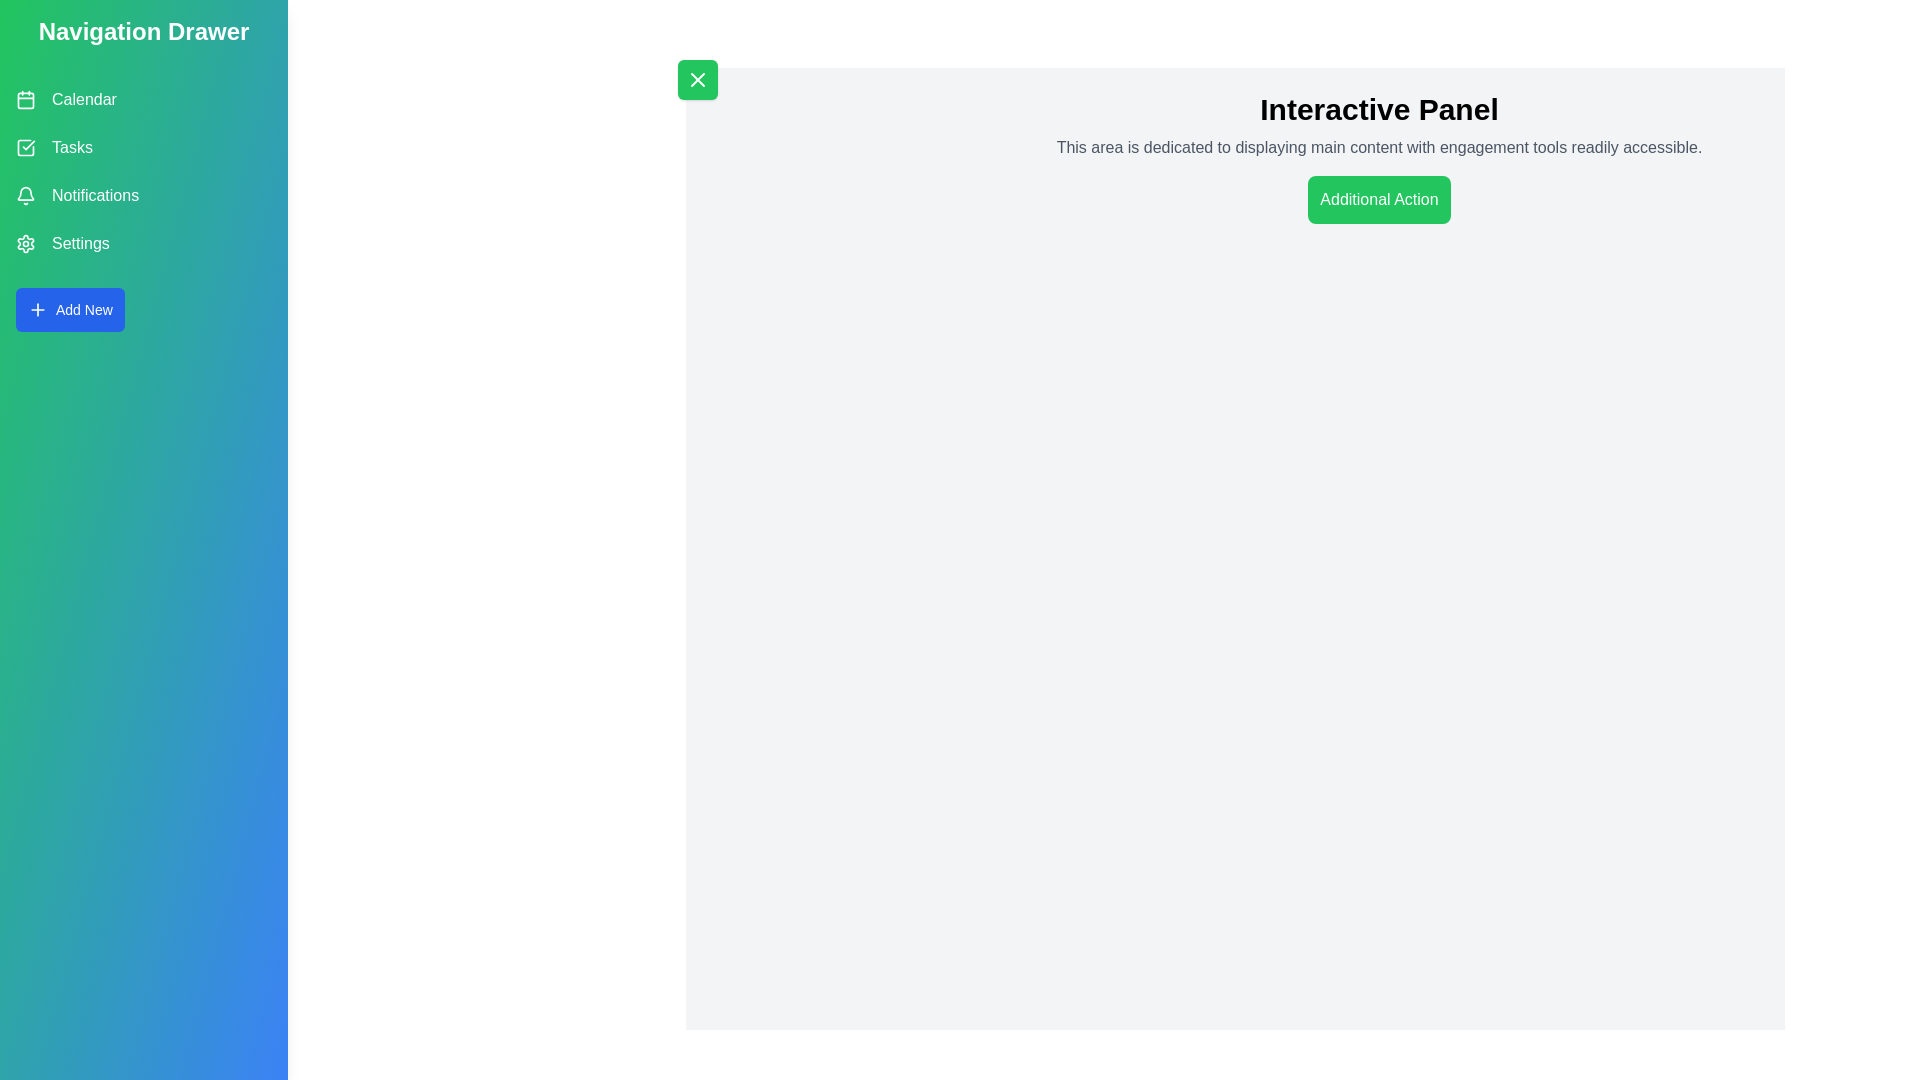 The height and width of the screenshot is (1080, 1920). What do you see at coordinates (38, 309) in the screenshot?
I see `the '+' icon inside the blue rounded 'Add New' button located in the left navigation drawer` at bounding box center [38, 309].